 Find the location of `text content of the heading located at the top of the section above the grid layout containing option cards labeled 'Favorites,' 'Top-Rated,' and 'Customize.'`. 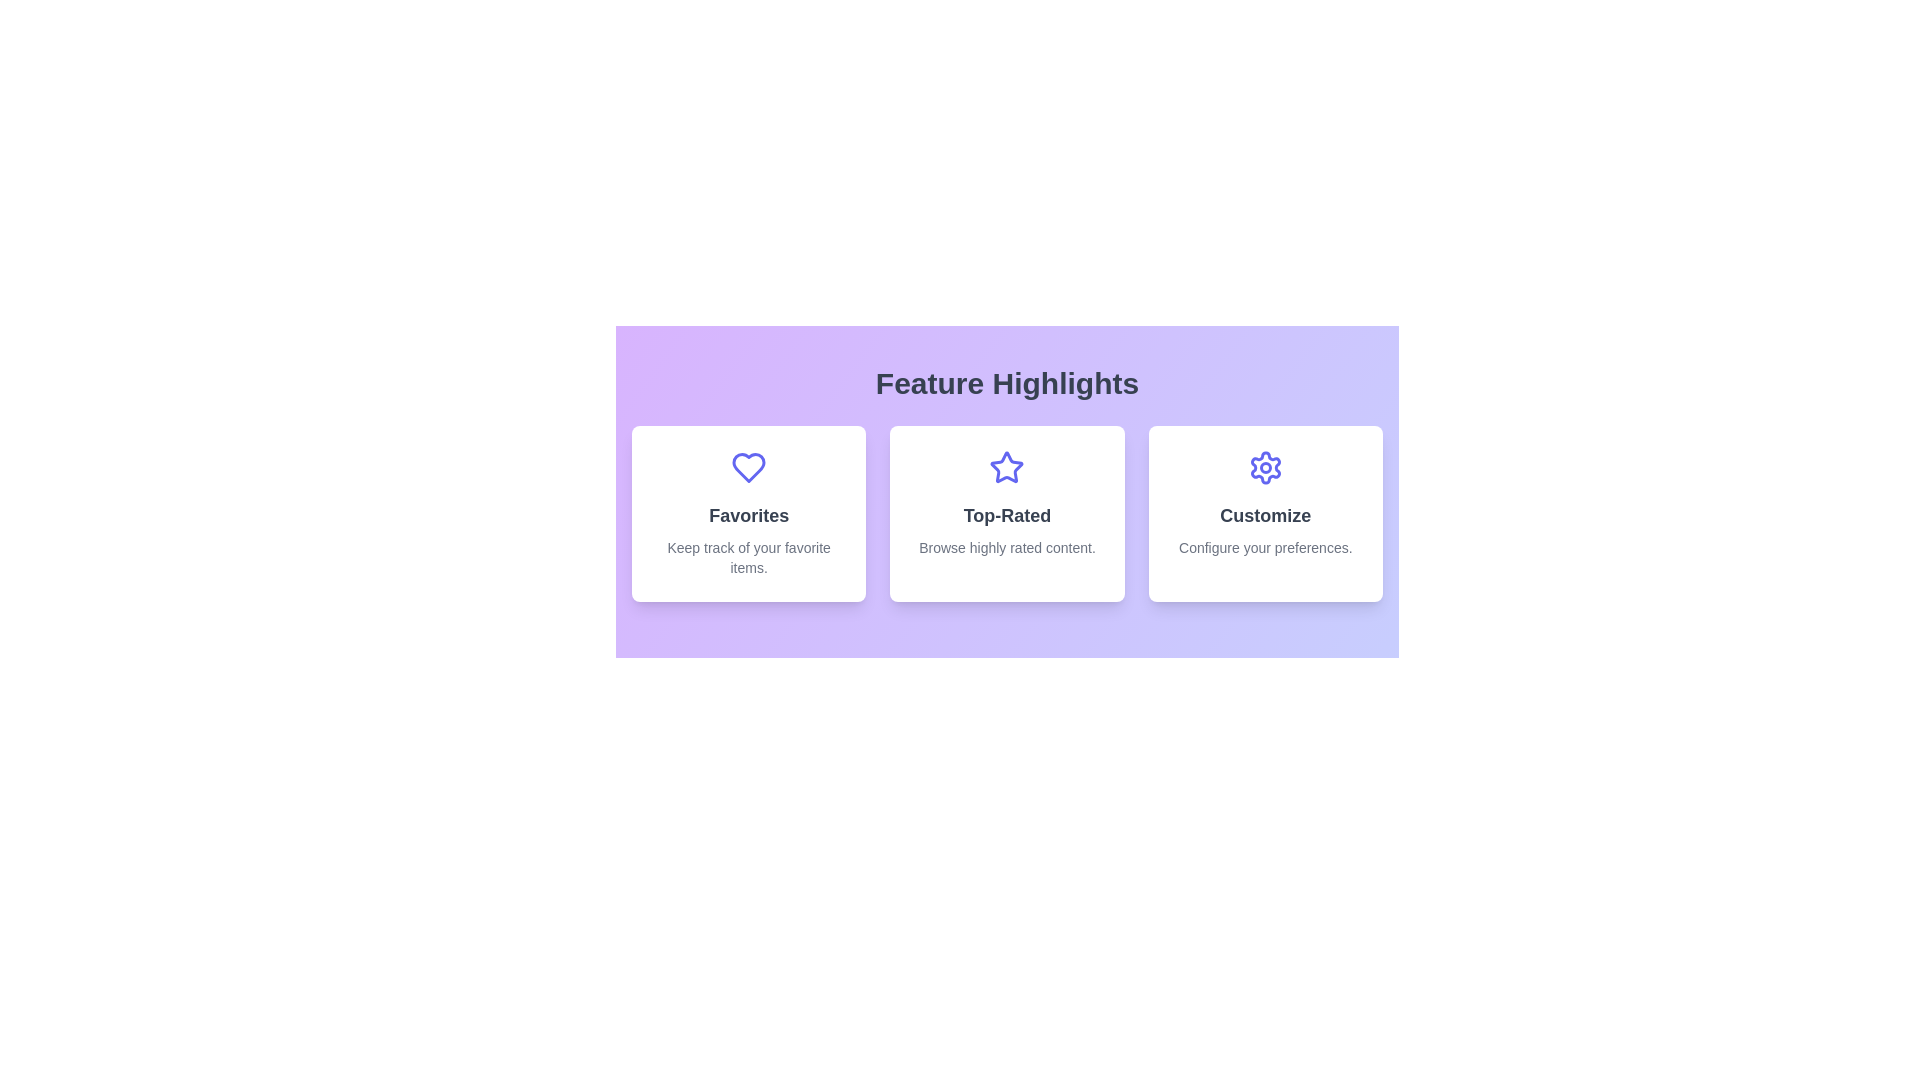

text content of the heading located at the top of the section above the grid layout containing option cards labeled 'Favorites,' 'Top-Rated,' and 'Customize.' is located at coordinates (1007, 384).